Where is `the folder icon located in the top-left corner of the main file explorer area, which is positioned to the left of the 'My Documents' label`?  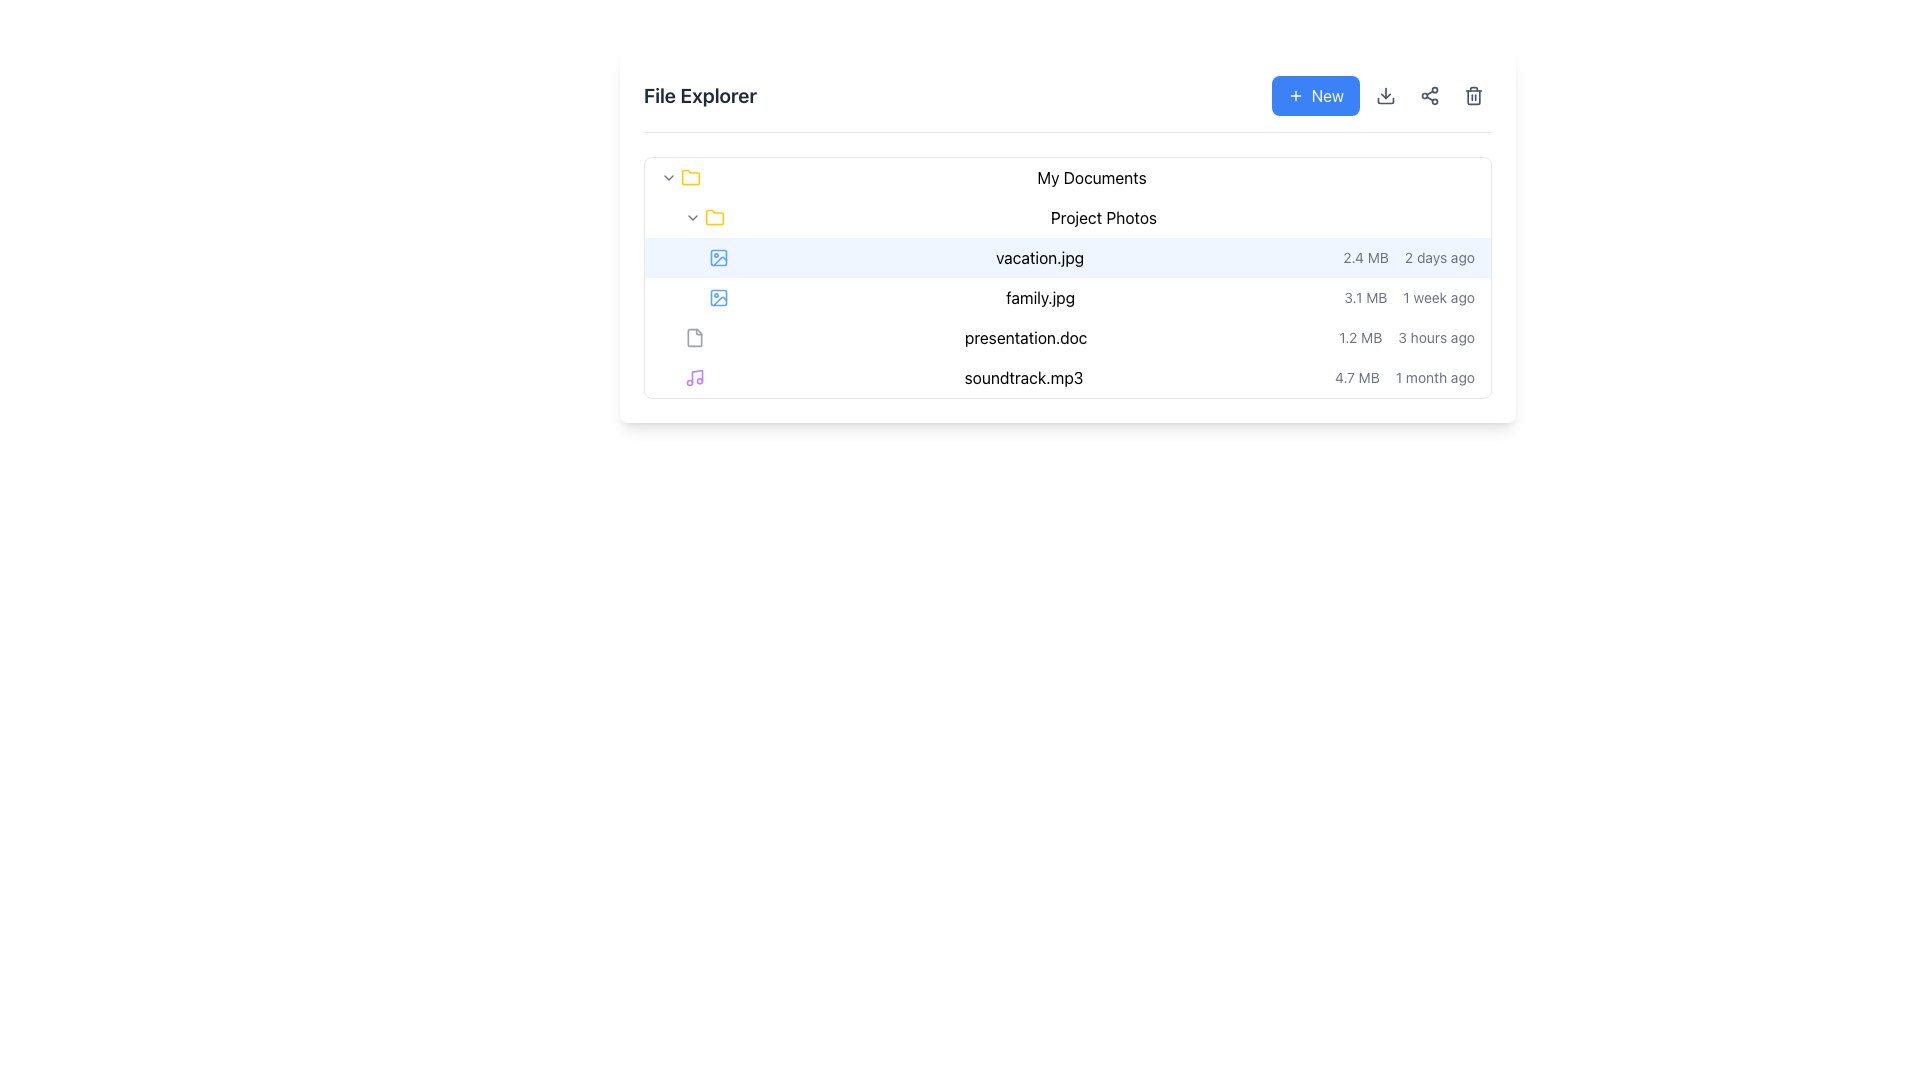
the folder icon located in the top-left corner of the main file explorer area, which is positioned to the left of the 'My Documents' label is located at coordinates (691, 176).